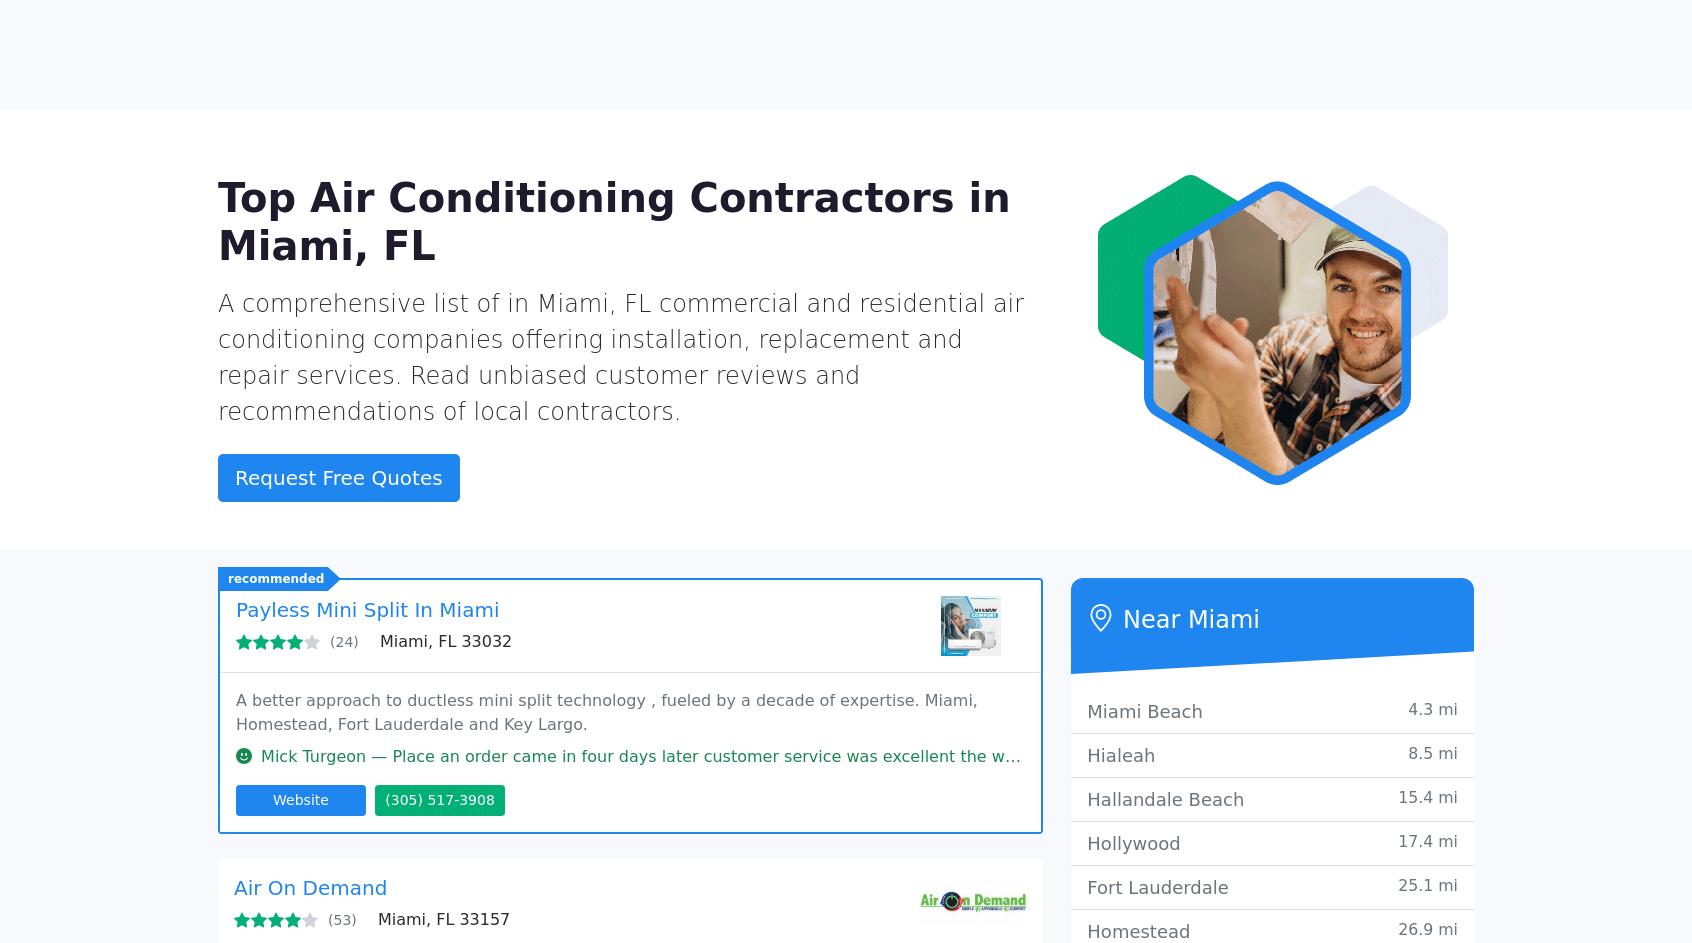 This screenshot has width=1692, height=943. What do you see at coordinates (1273, 81) in the screenshot?
I see `'Add Your Business'` at bounding box center [1273, 81].